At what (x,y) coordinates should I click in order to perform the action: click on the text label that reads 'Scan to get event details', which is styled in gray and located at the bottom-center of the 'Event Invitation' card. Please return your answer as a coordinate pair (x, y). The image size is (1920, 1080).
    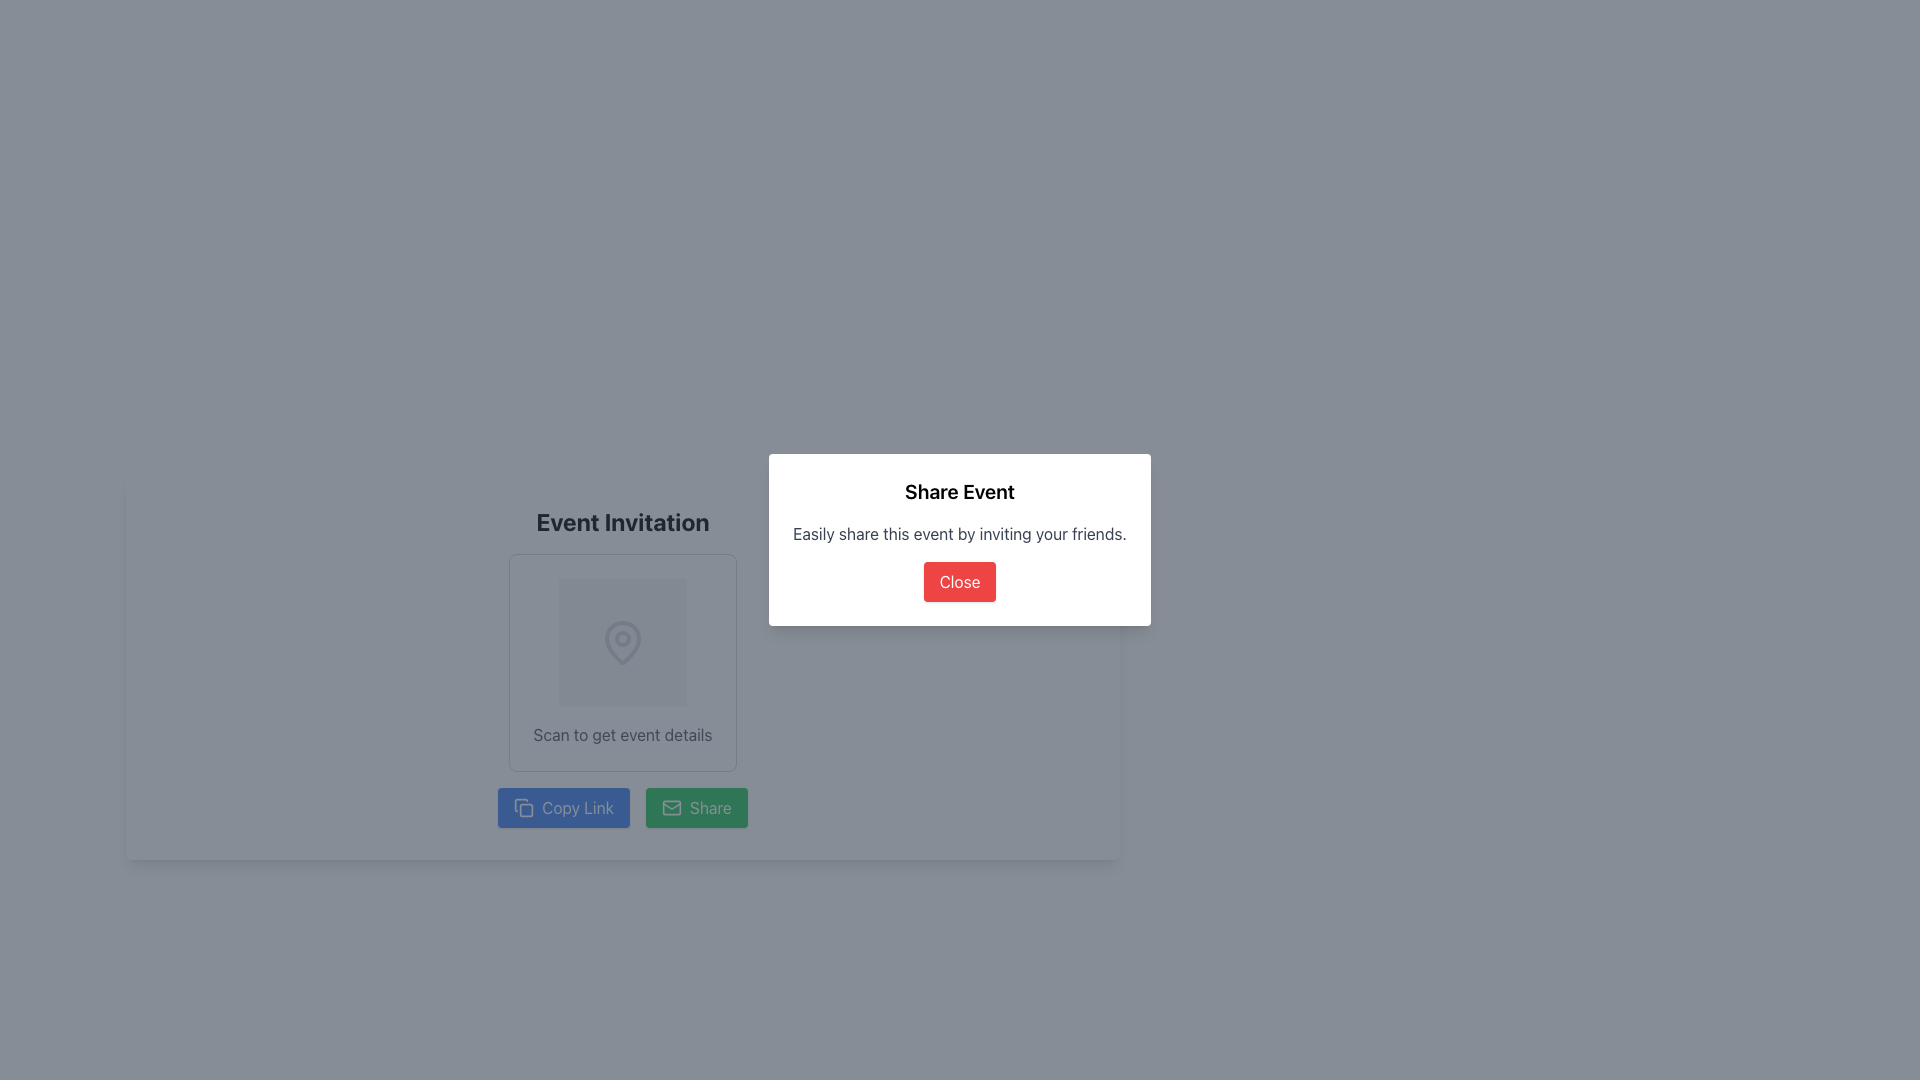
    Looking at the image, I should click on (622, 735).